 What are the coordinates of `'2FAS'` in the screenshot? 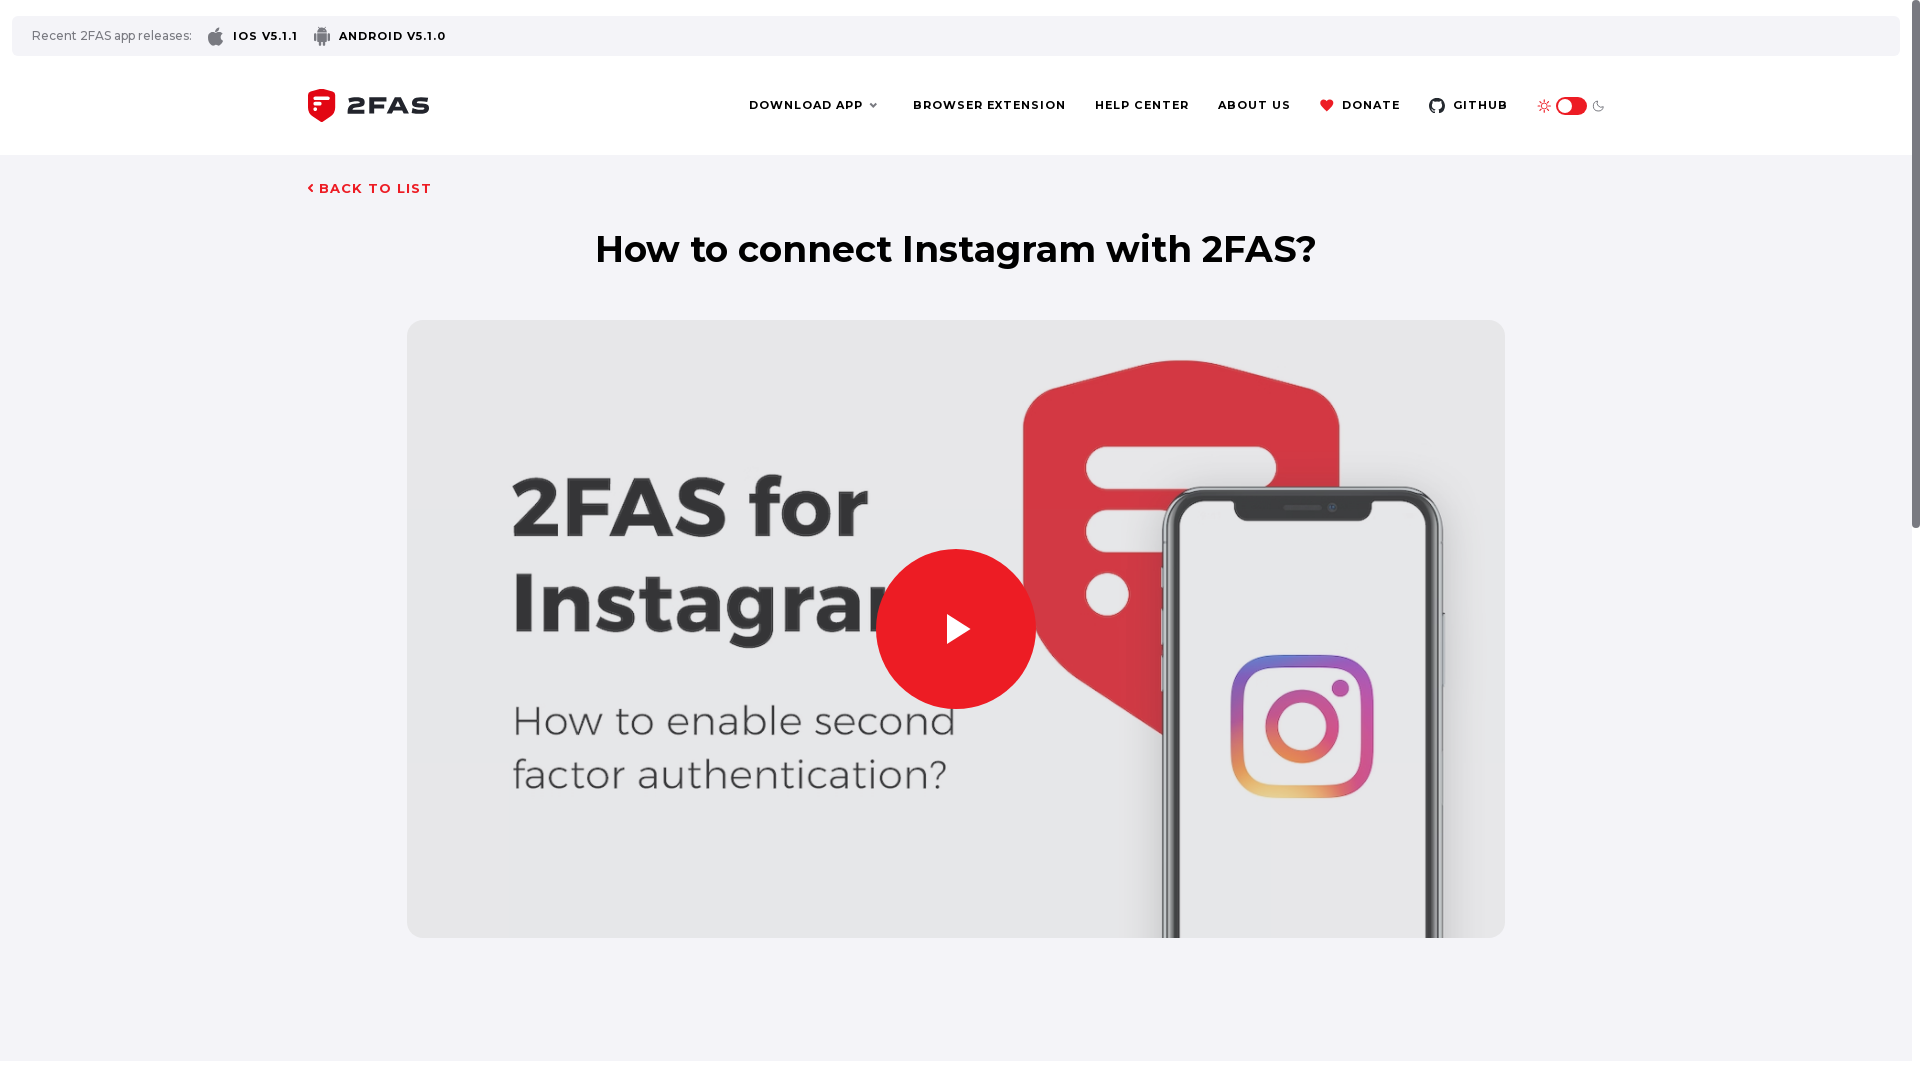 It's located at (368, 104).